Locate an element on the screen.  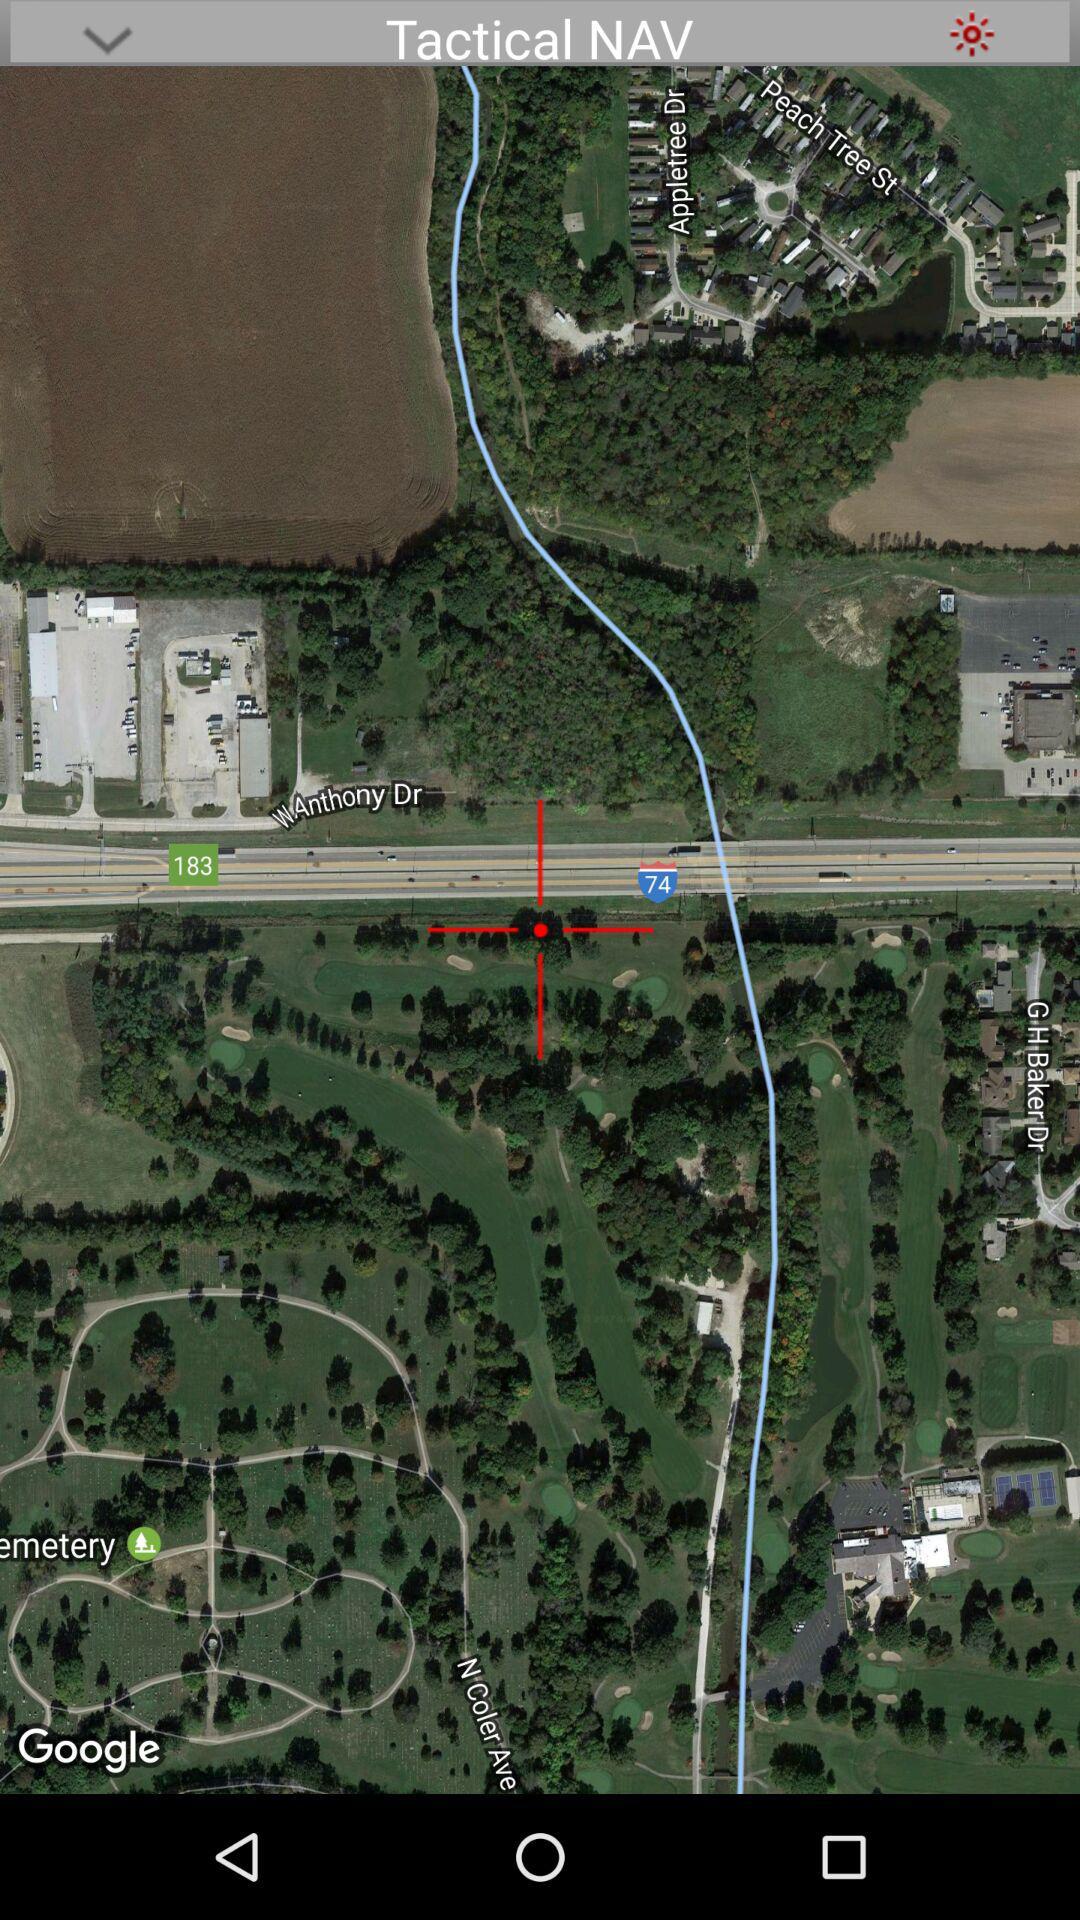
brings up additional options is located at coordinates (107, 33).